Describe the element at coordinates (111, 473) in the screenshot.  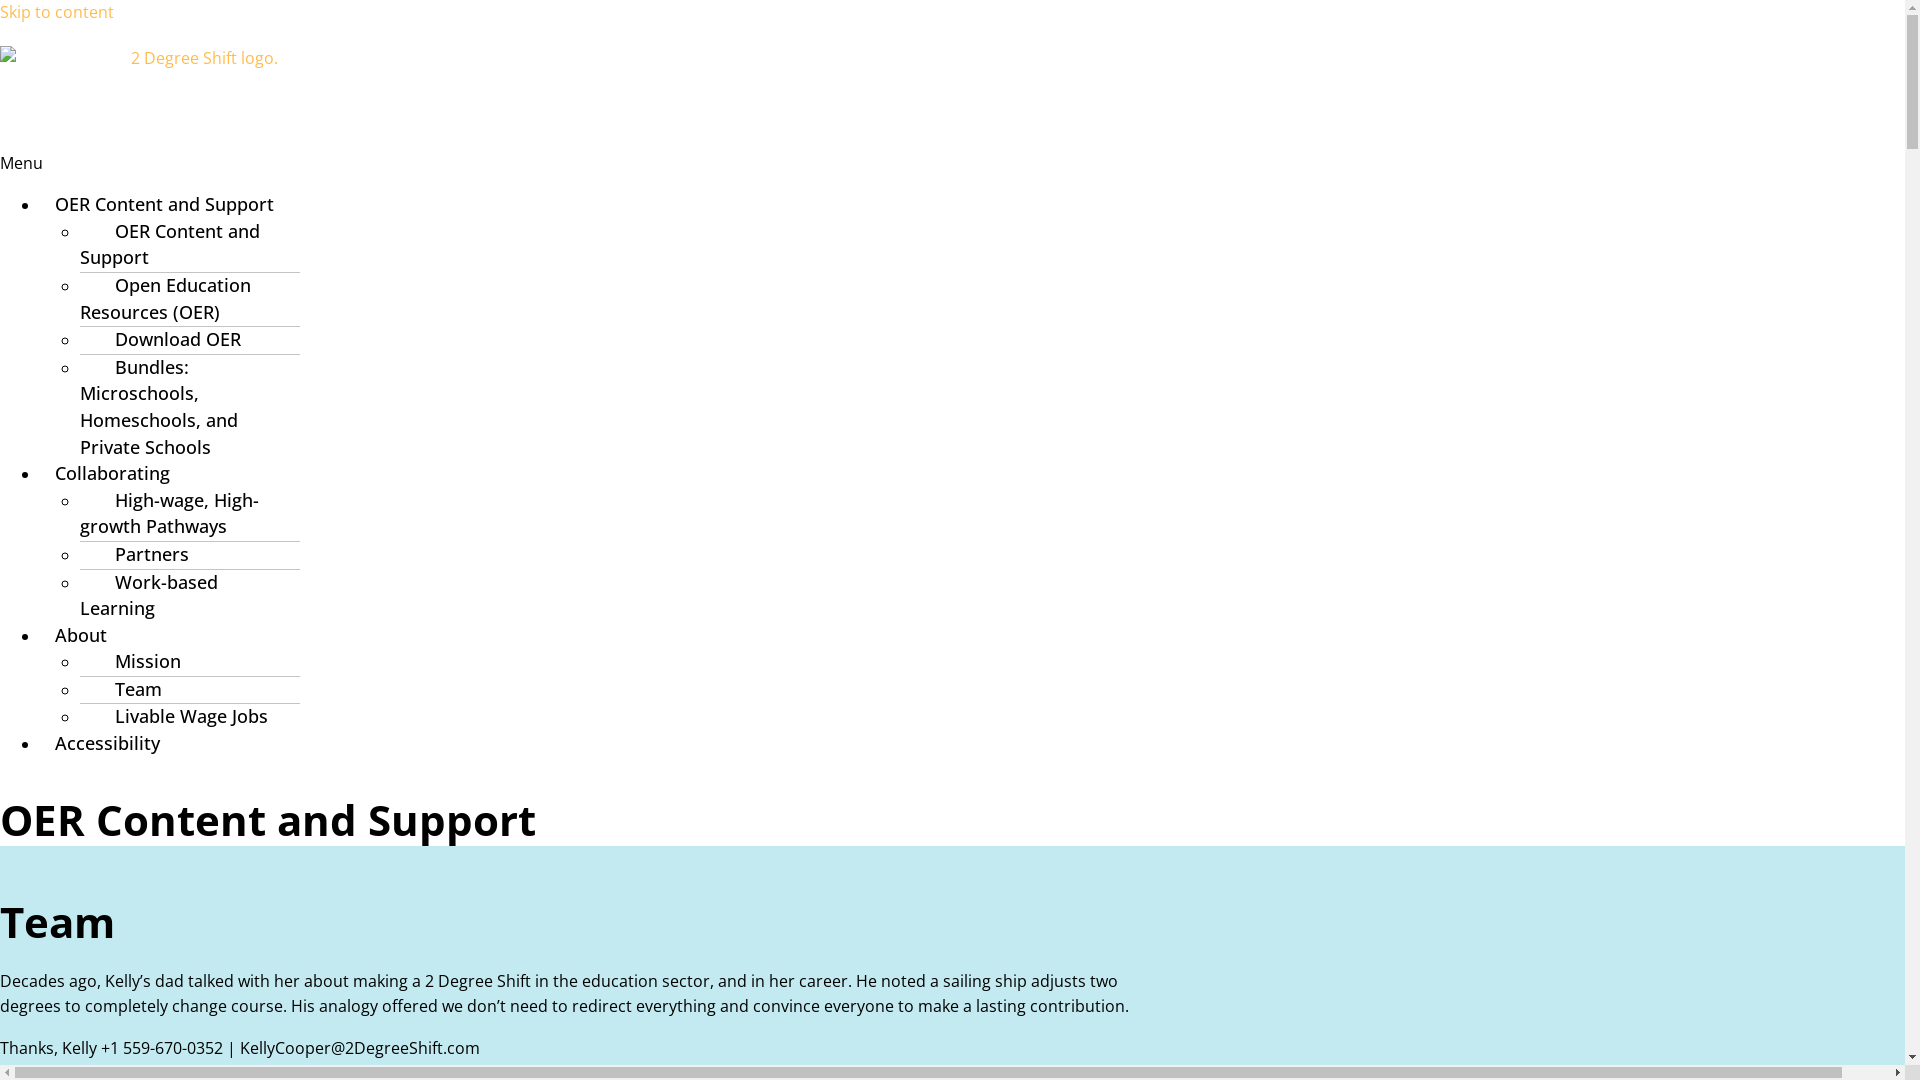
I see `'Collaborating'` at that location.